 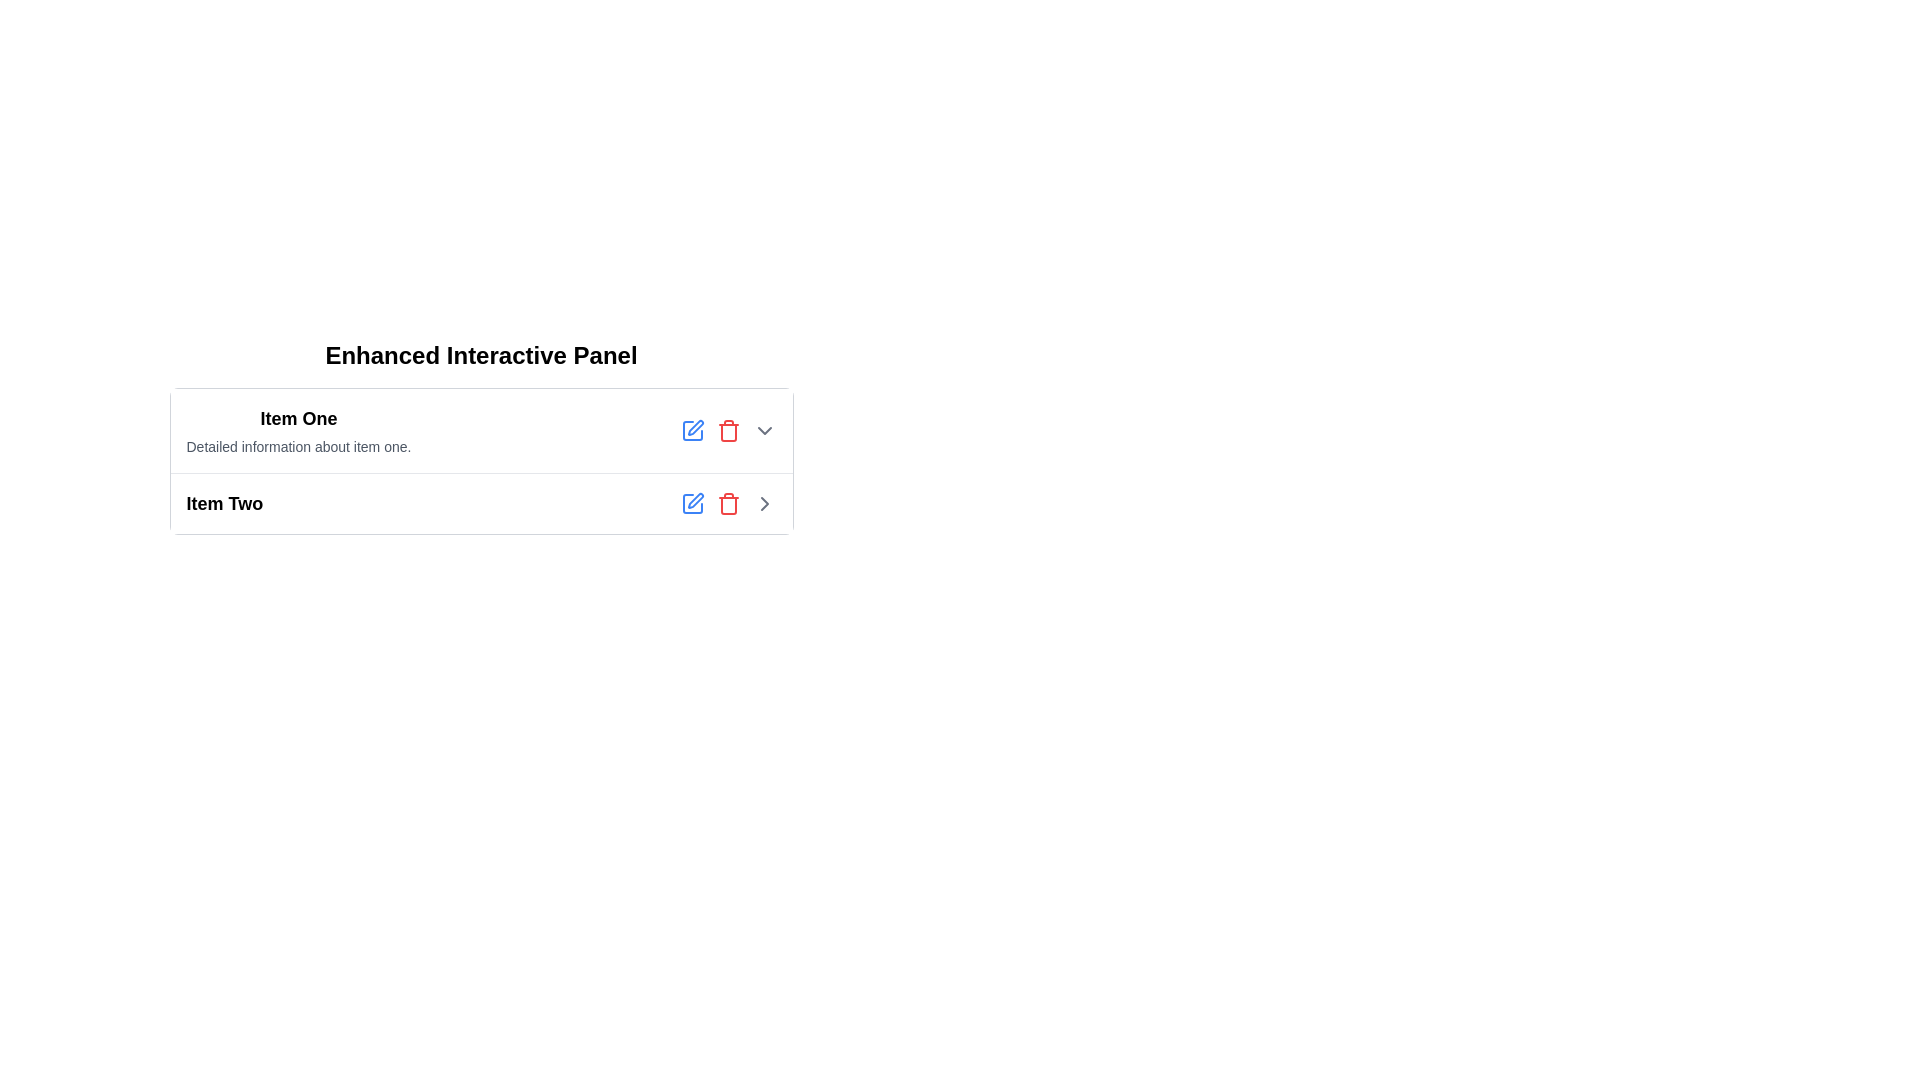 What do you see at coordinates (297, 446) in the screenshot?
I see `the descriptive text that reads 'Detailed information about item one', located below the bold header 'Item One'` at bounding box center [297, 446].